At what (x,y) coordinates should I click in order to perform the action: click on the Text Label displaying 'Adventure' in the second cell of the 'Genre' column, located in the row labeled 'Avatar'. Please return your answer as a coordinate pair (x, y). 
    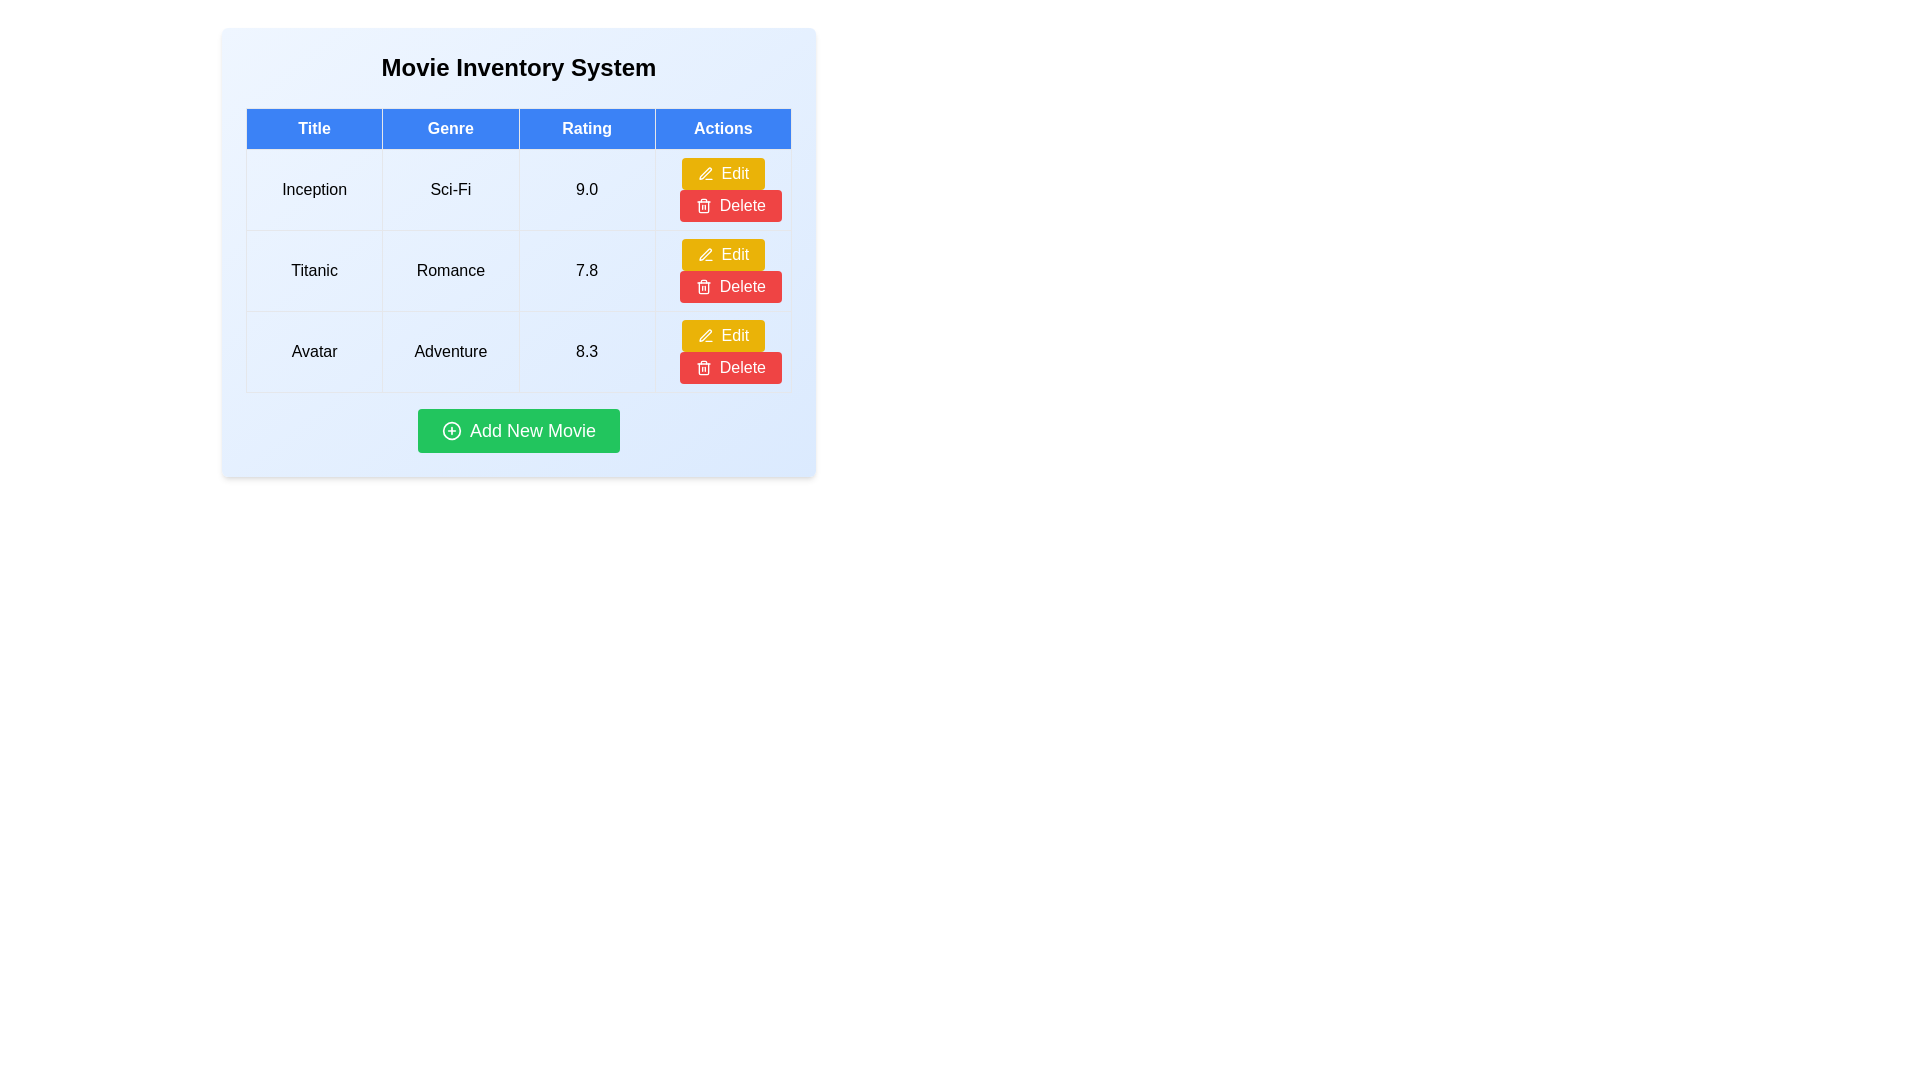
    Looking at the image, I should click on (449, 350).